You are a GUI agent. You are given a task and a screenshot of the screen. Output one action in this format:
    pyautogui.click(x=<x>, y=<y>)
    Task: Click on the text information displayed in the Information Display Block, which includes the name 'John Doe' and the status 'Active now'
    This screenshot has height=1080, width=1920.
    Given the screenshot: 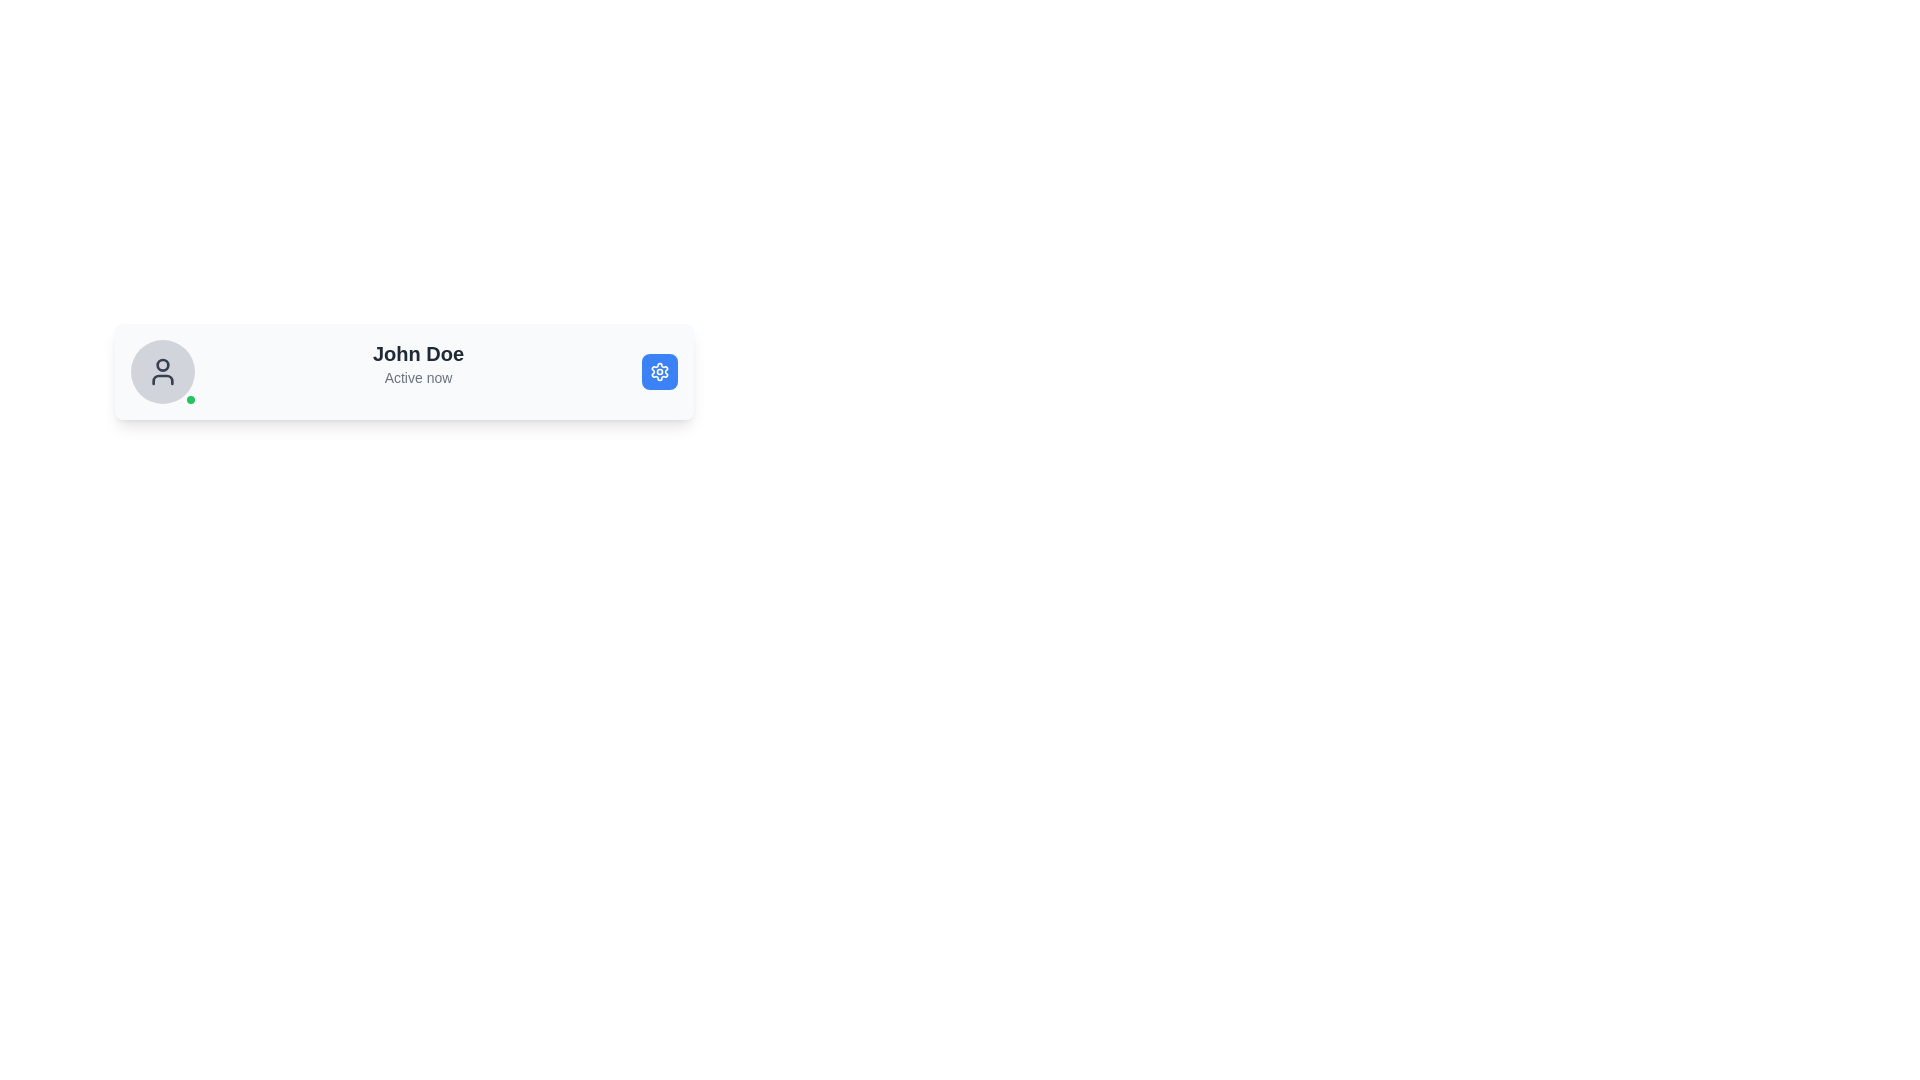 What is the action you would take?
    pyautogui.click(x=417, y=371)
    